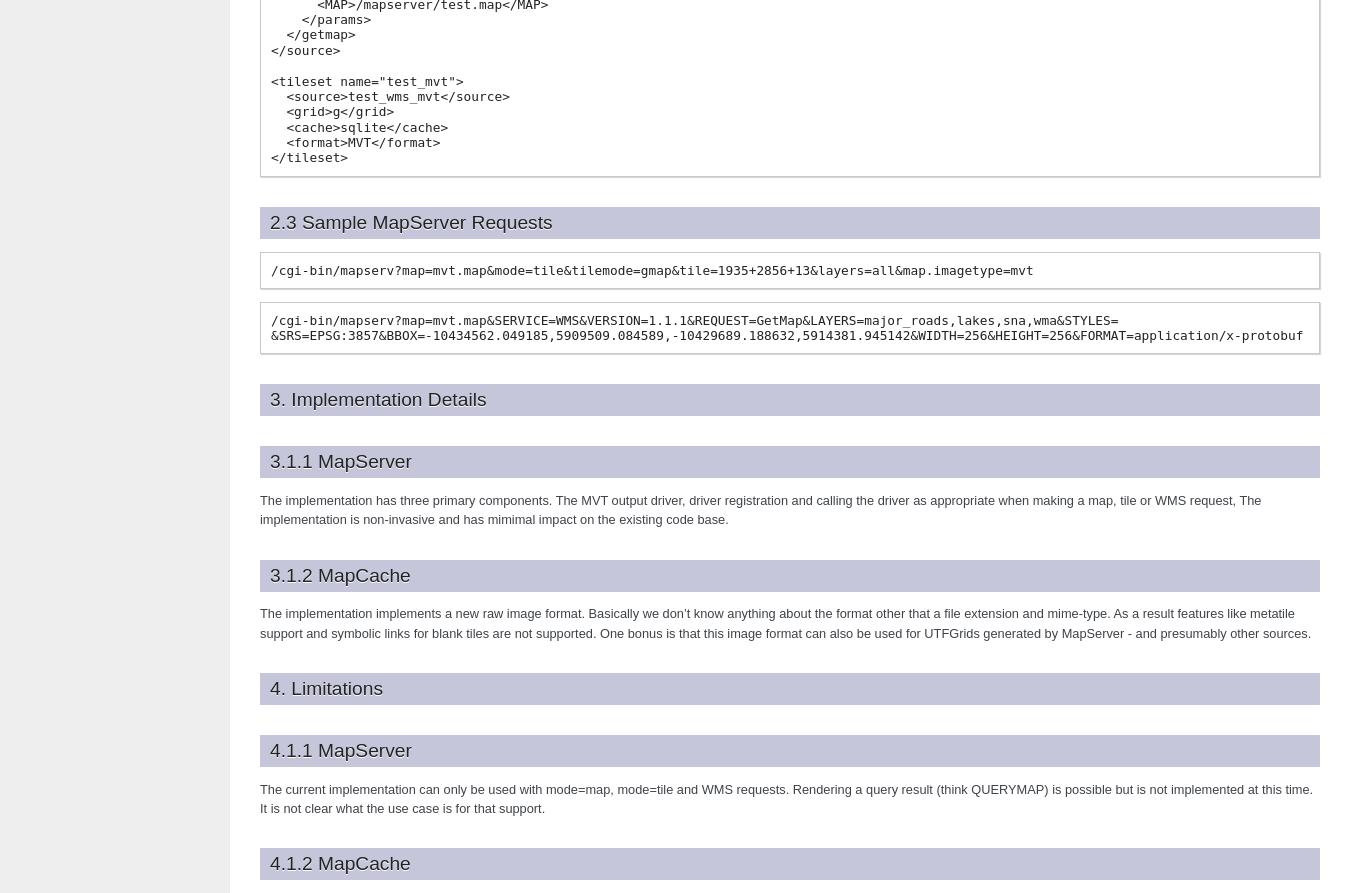 This screenshot has width=1350, height=893. I want to click on '/cgi-bin/mapserv?map=mvt.map&SERVICE=WMS&VERSION=1.1.1&REQUEST=GetMap&LAYERS=major_roads,lakes,sna,wma&STYLES=
&SRS=EPSG:3857&BBOX=-10434562.049185,5909509.084589,-10429689.188632,5914381.945142&WIDTH=256&HEIGHT=256&FORMAT=application/x-protobuf', so click(786, 327).